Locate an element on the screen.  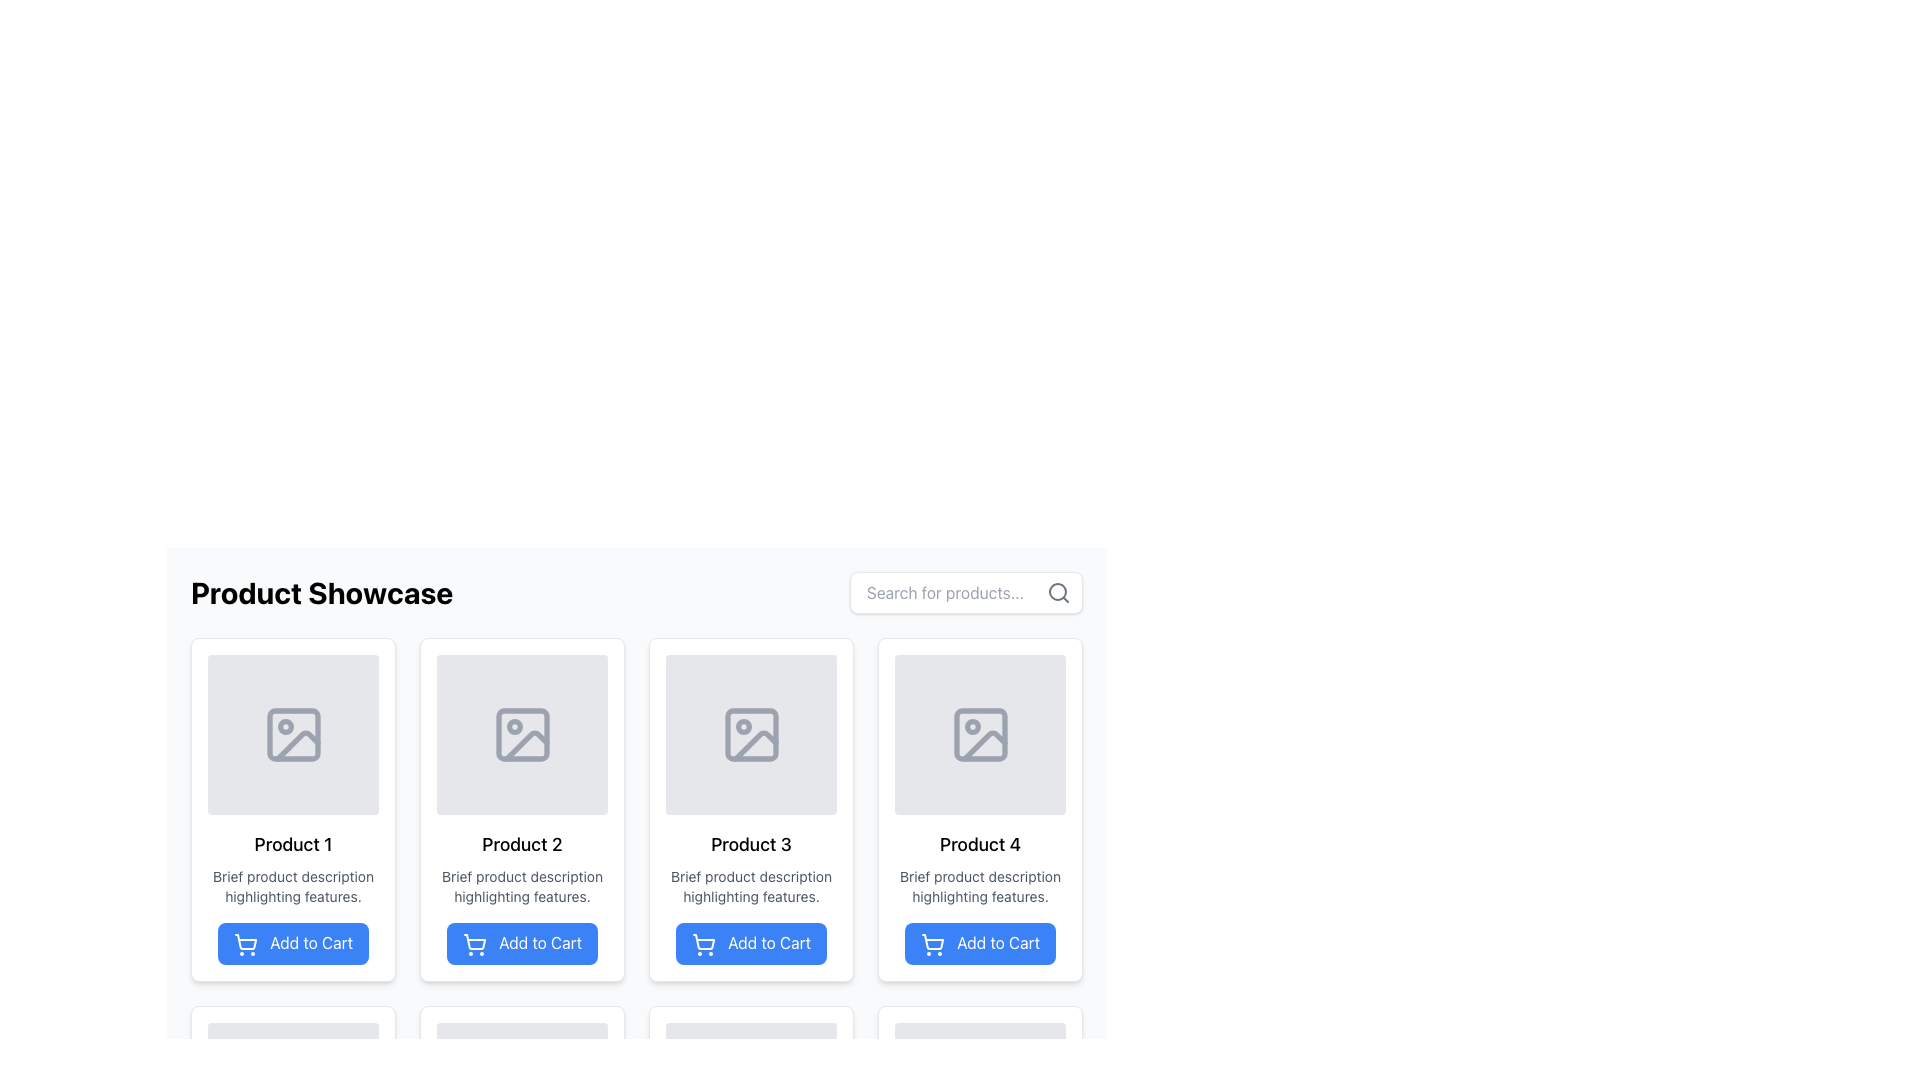
the text element displaying 'Brief product description highlighting features.' which is located beneath the title 'Product 2' and above the 'Add to Cart' button is located at coordinates (522, 886).